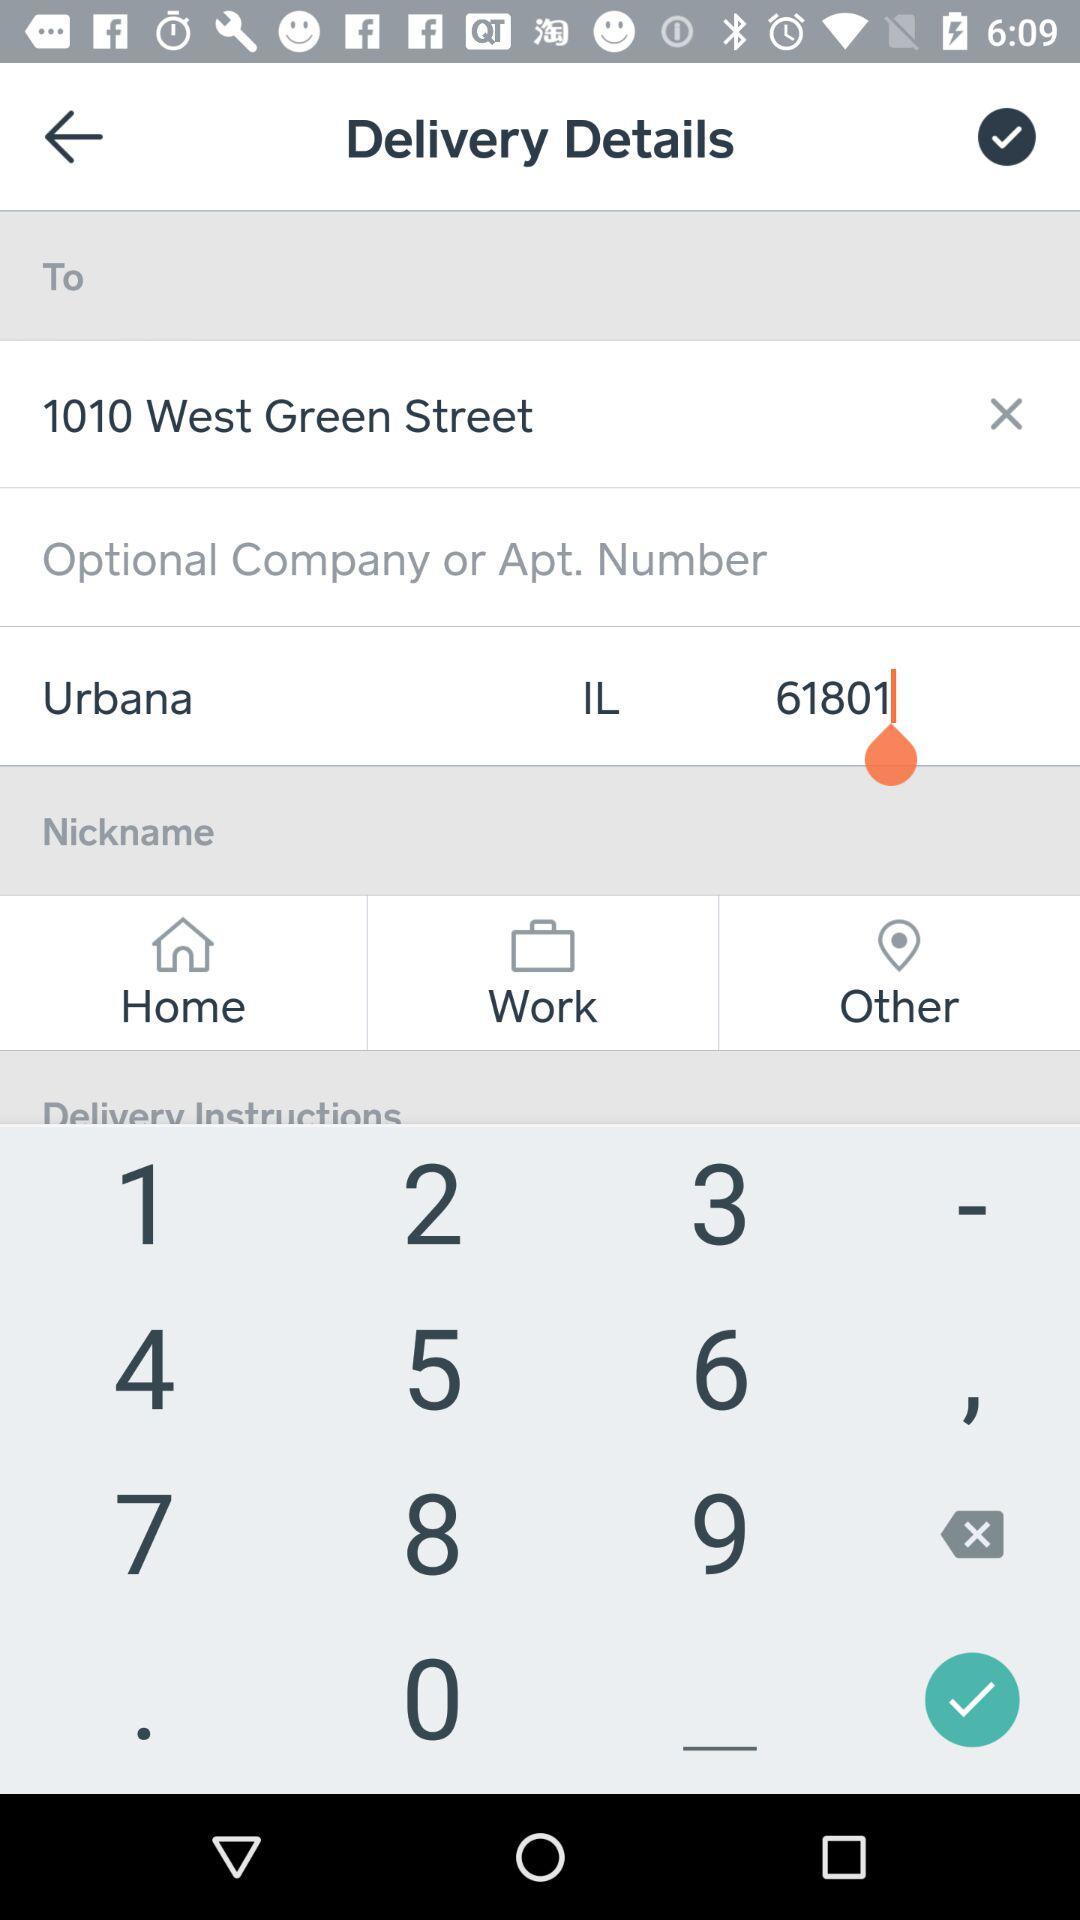 The image size is (1080, 1920). I want to click on the close icon, so click(995, 412).